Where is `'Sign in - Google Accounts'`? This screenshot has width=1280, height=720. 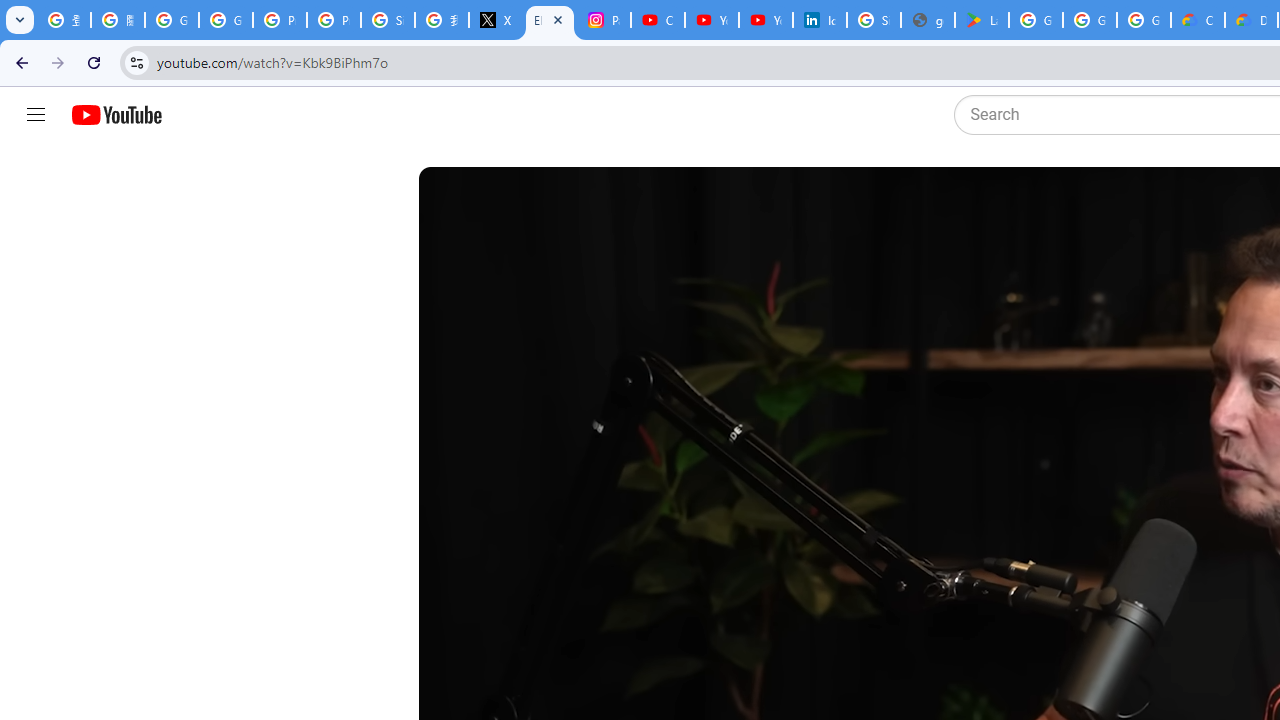
'Sign in - Google Accounts' is located at coordinates (387, 20).